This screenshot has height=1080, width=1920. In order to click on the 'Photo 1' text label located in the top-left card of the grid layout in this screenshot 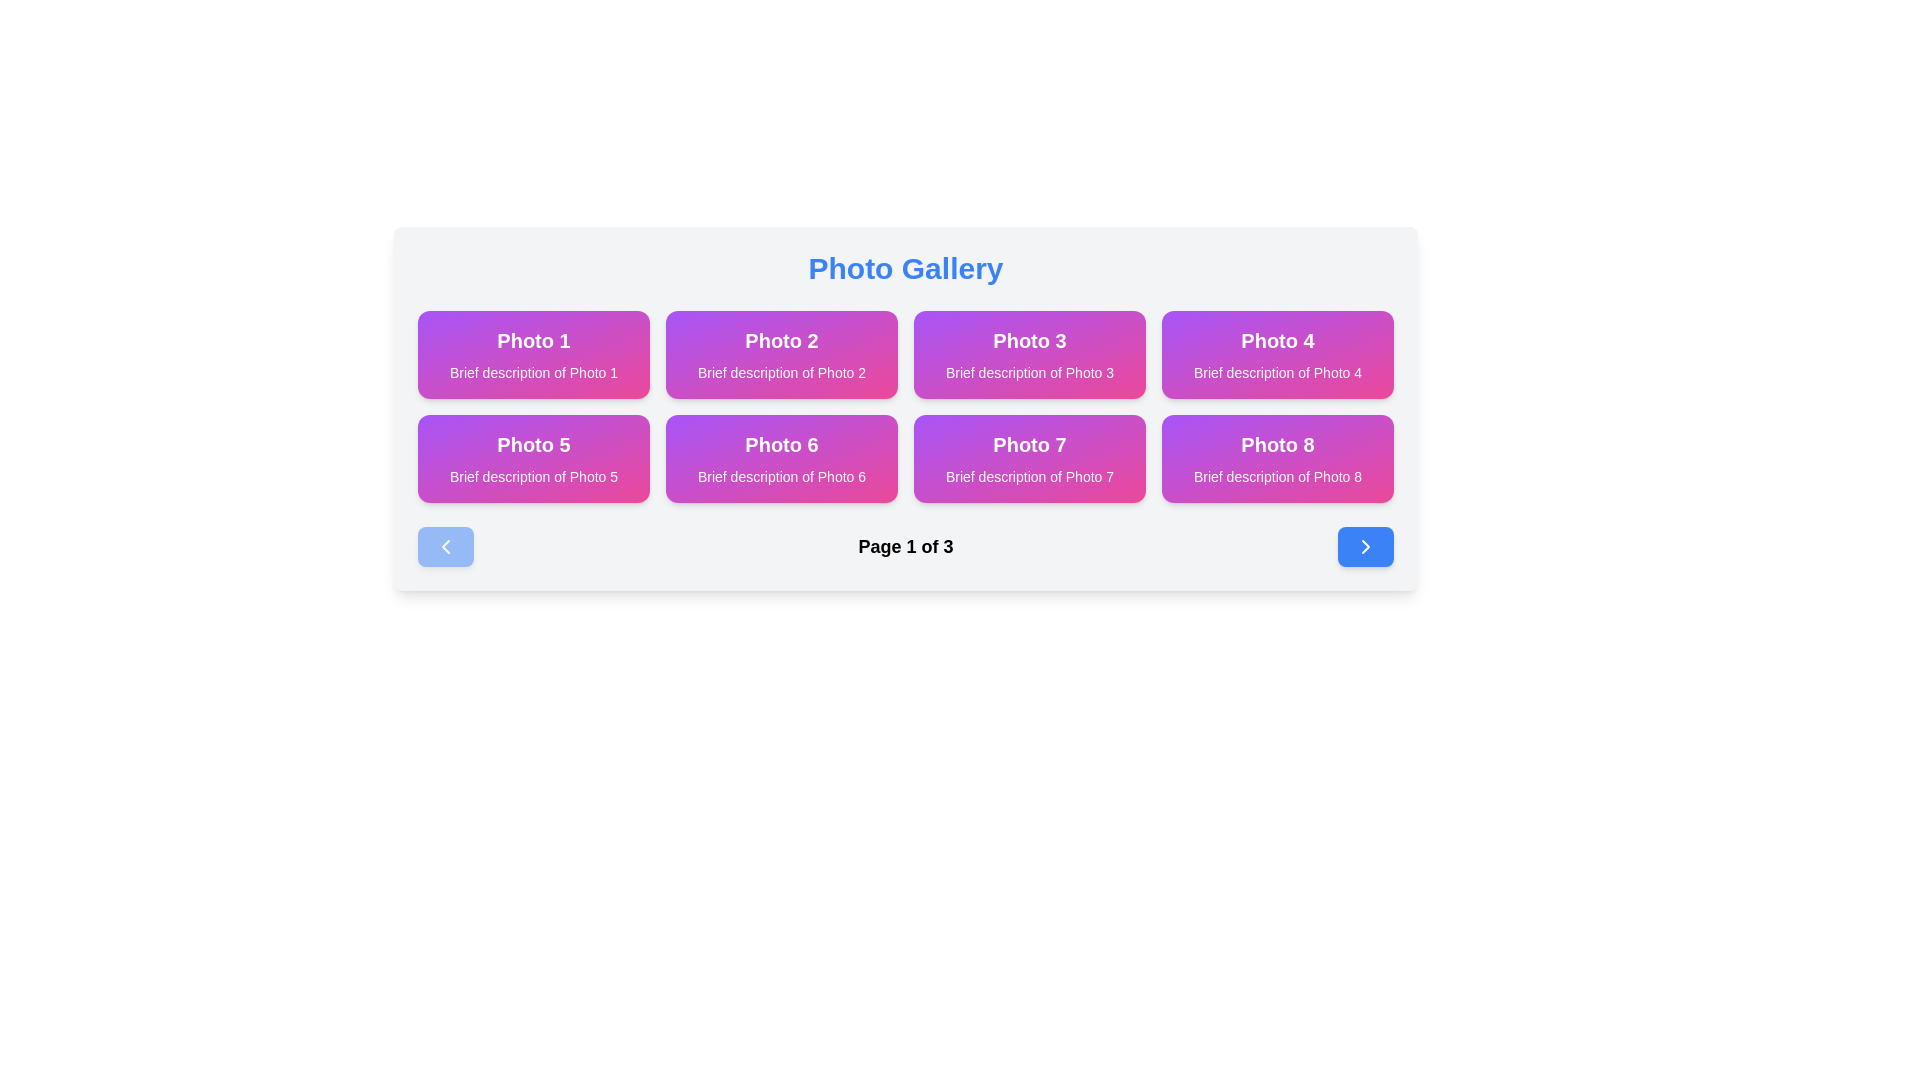, I will do `click(533, 339)`.